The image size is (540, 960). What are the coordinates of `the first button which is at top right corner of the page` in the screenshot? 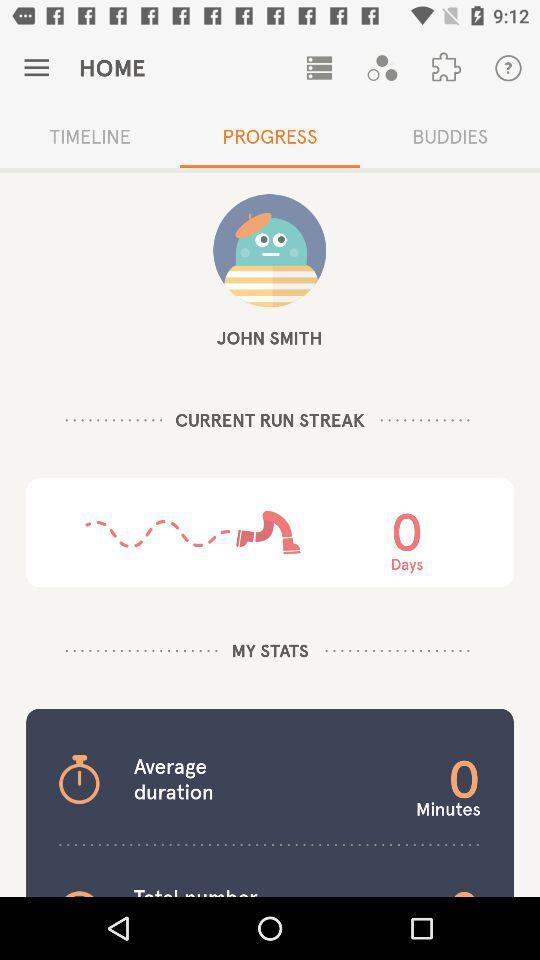 It's located at (508, 68).